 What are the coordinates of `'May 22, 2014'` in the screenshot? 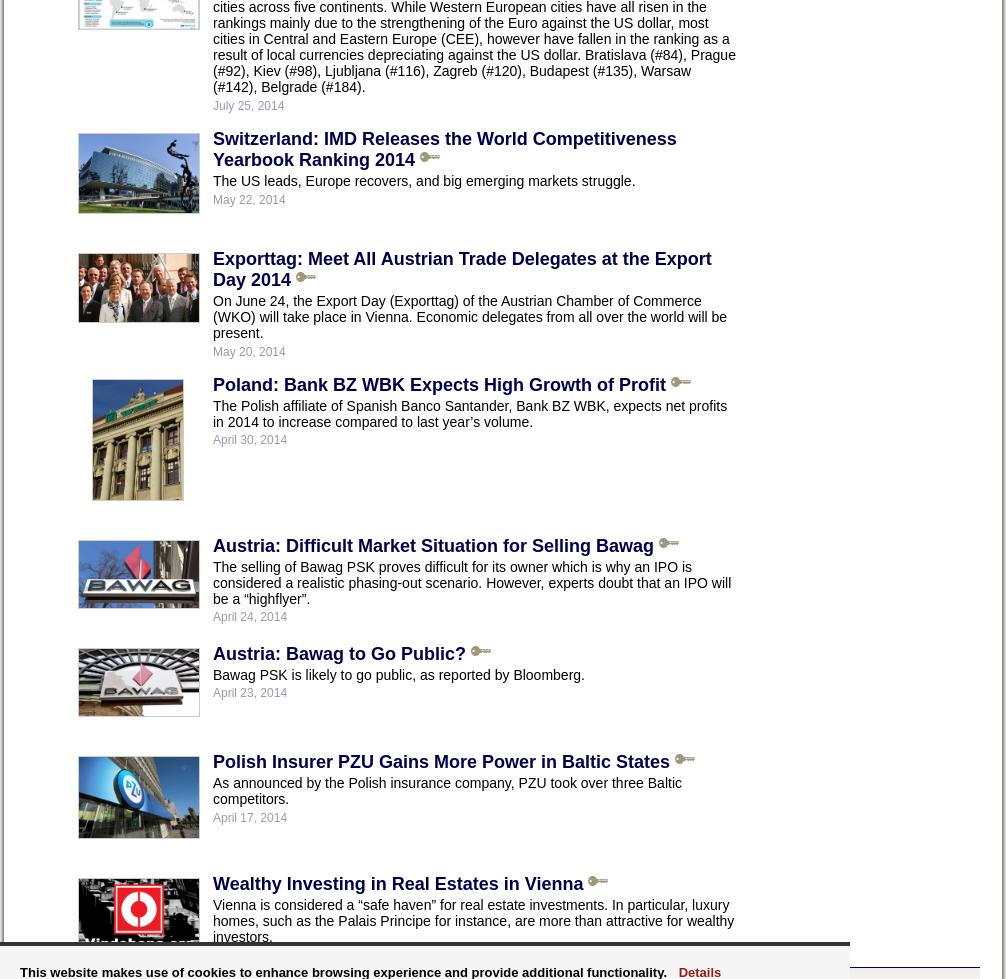 It's located at (248, 199).